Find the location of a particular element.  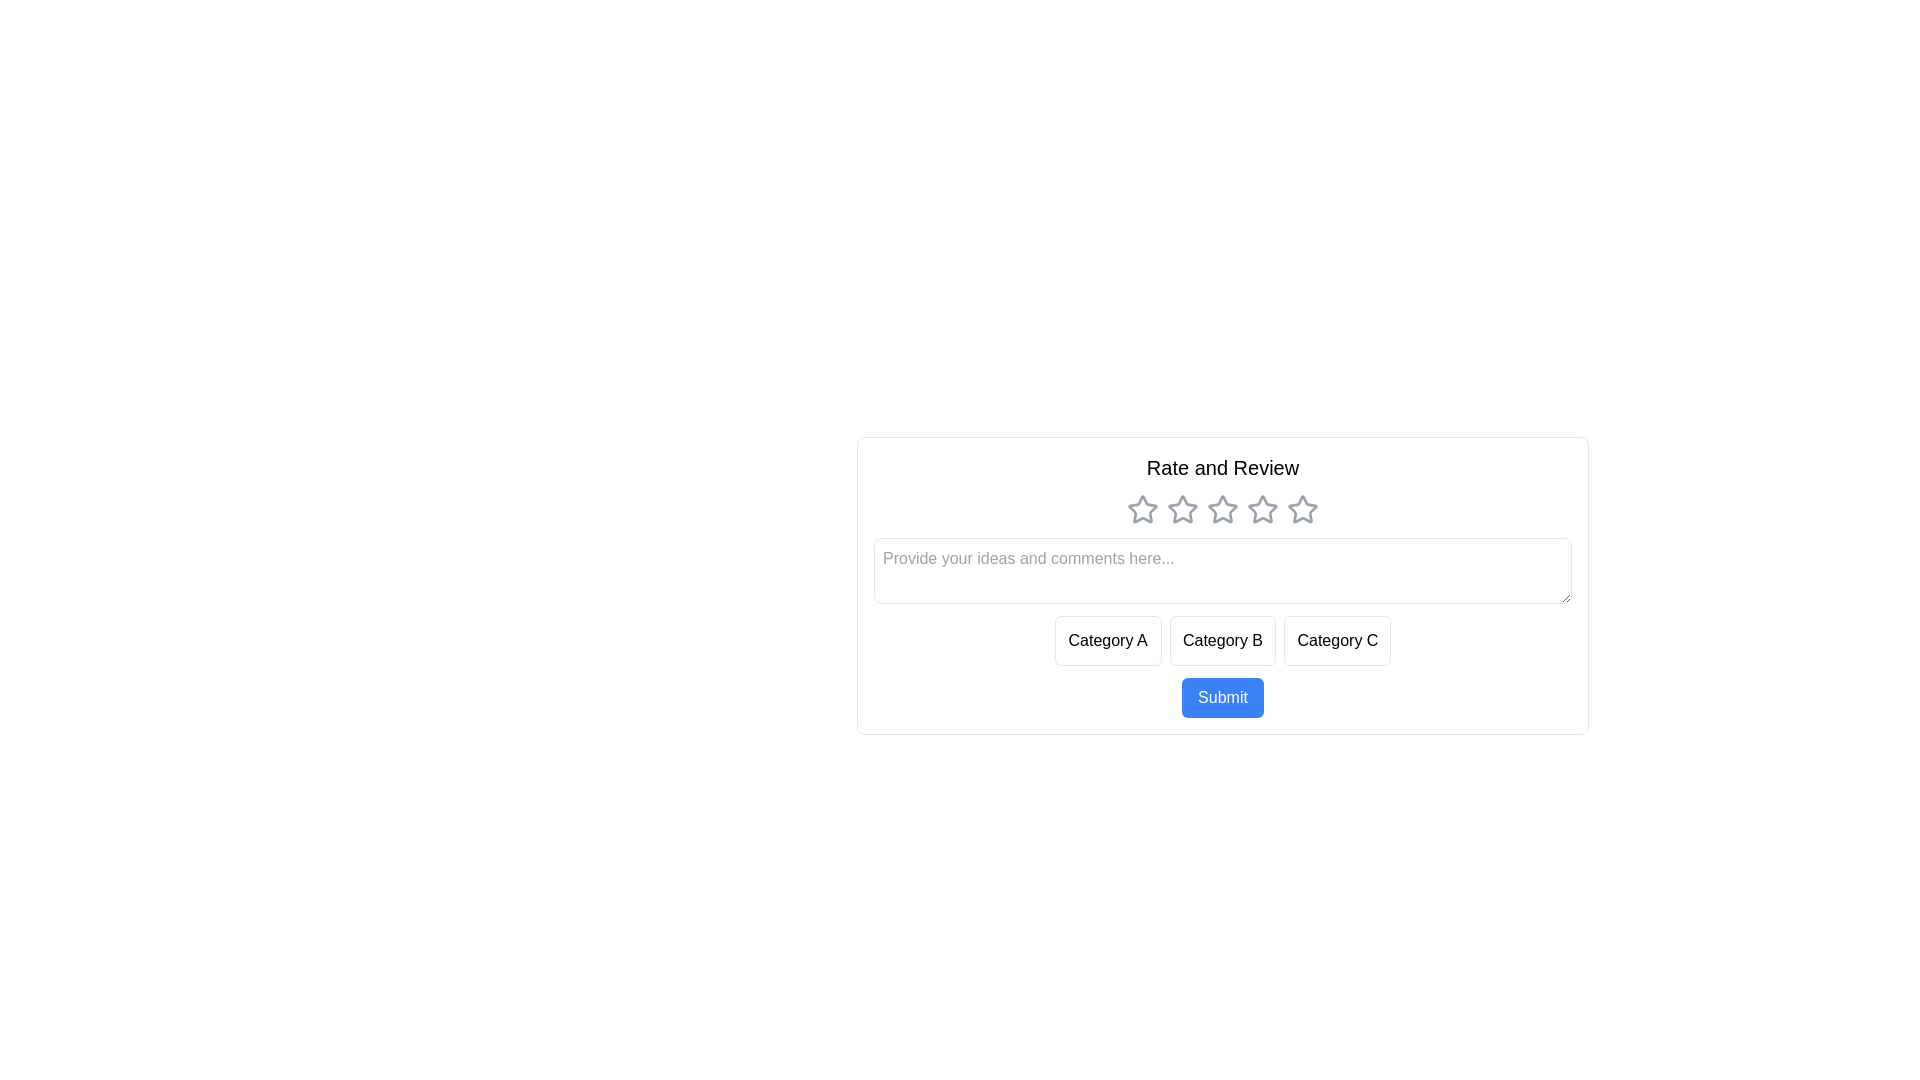

the Submit button to submit the rating and feedback is located at coordinates (1222, 697).